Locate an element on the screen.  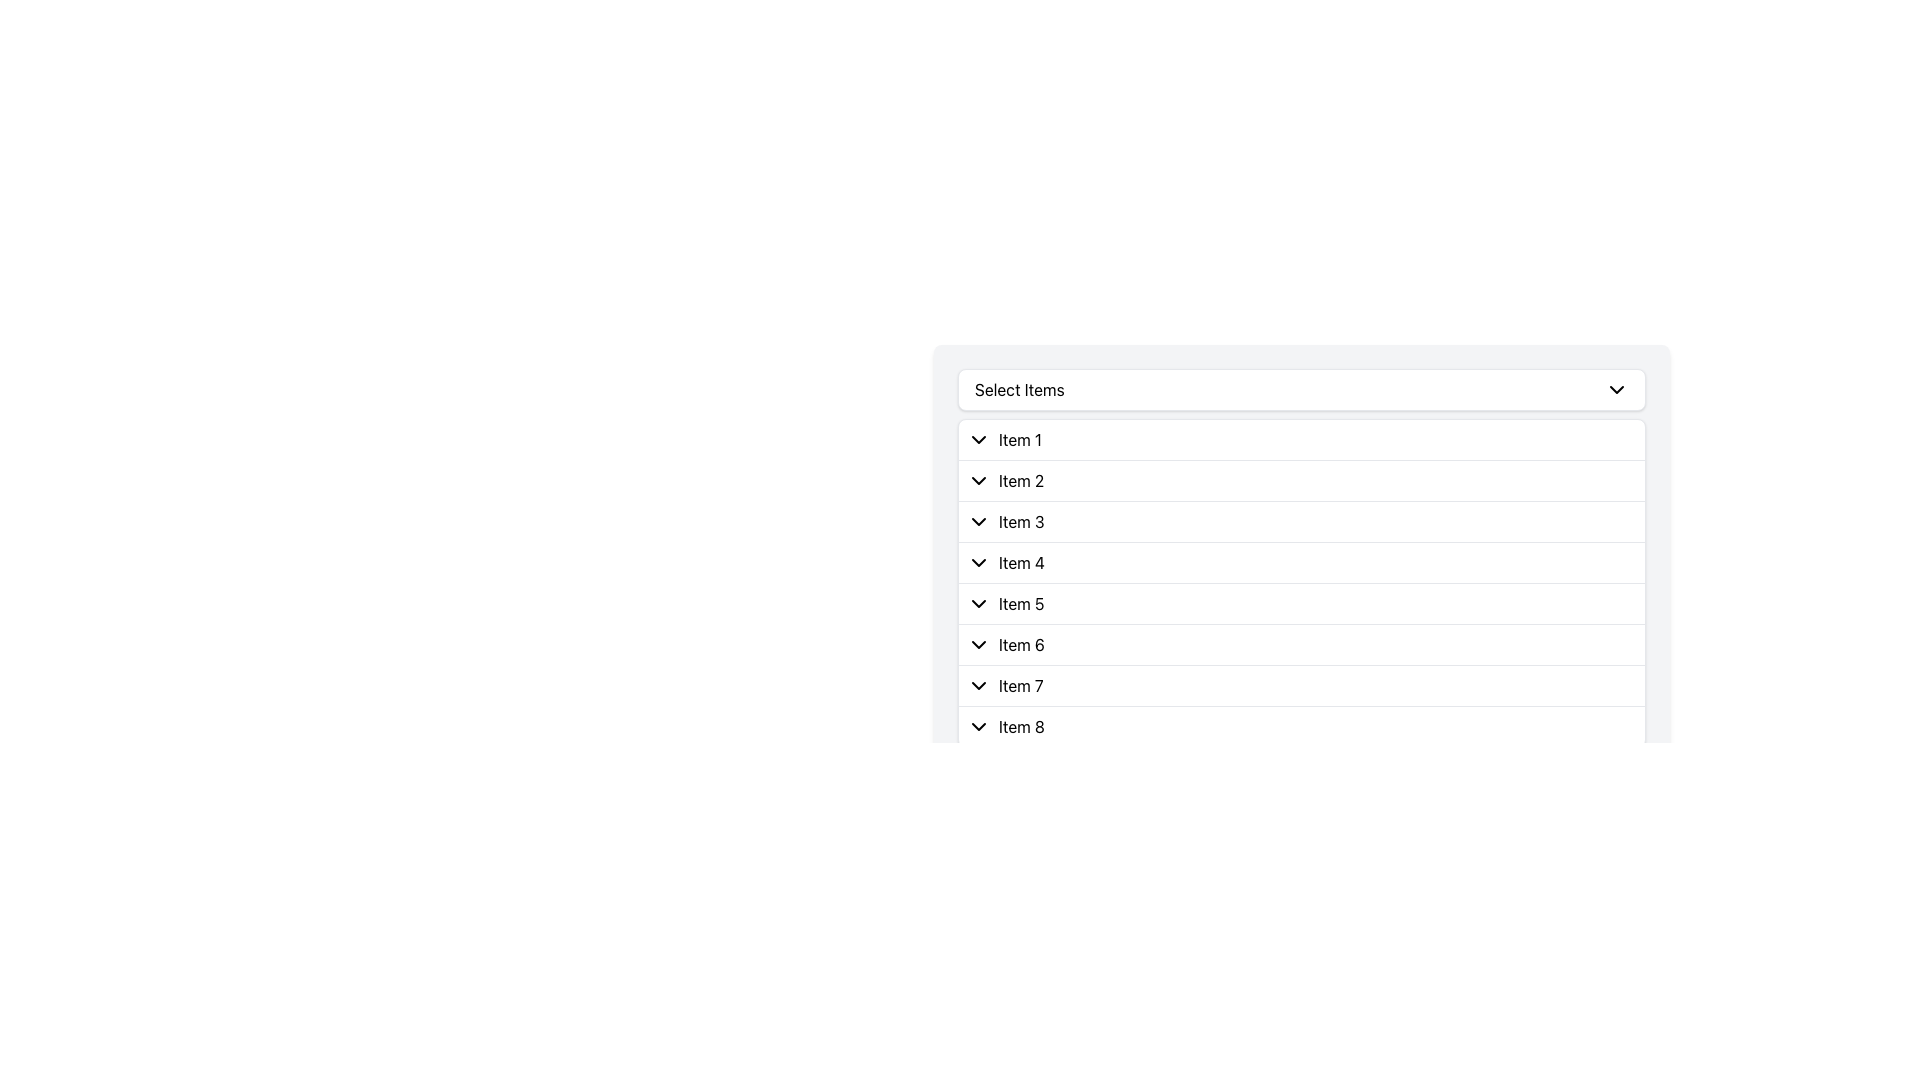
the text label displaying 'Item 5' which is located to the right of a chevron icon within the fifth item of a dropdown-like interface is located at coordinates (1021, 603).